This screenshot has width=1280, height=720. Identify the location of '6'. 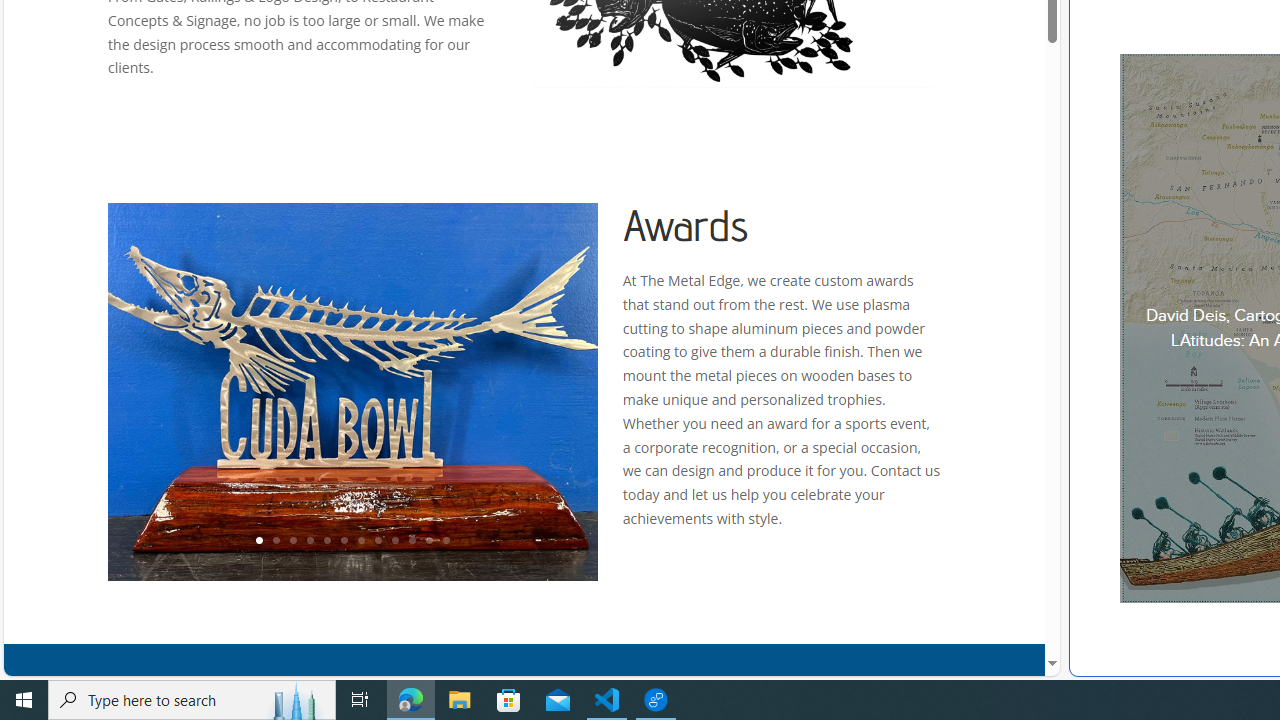
(344, 541).